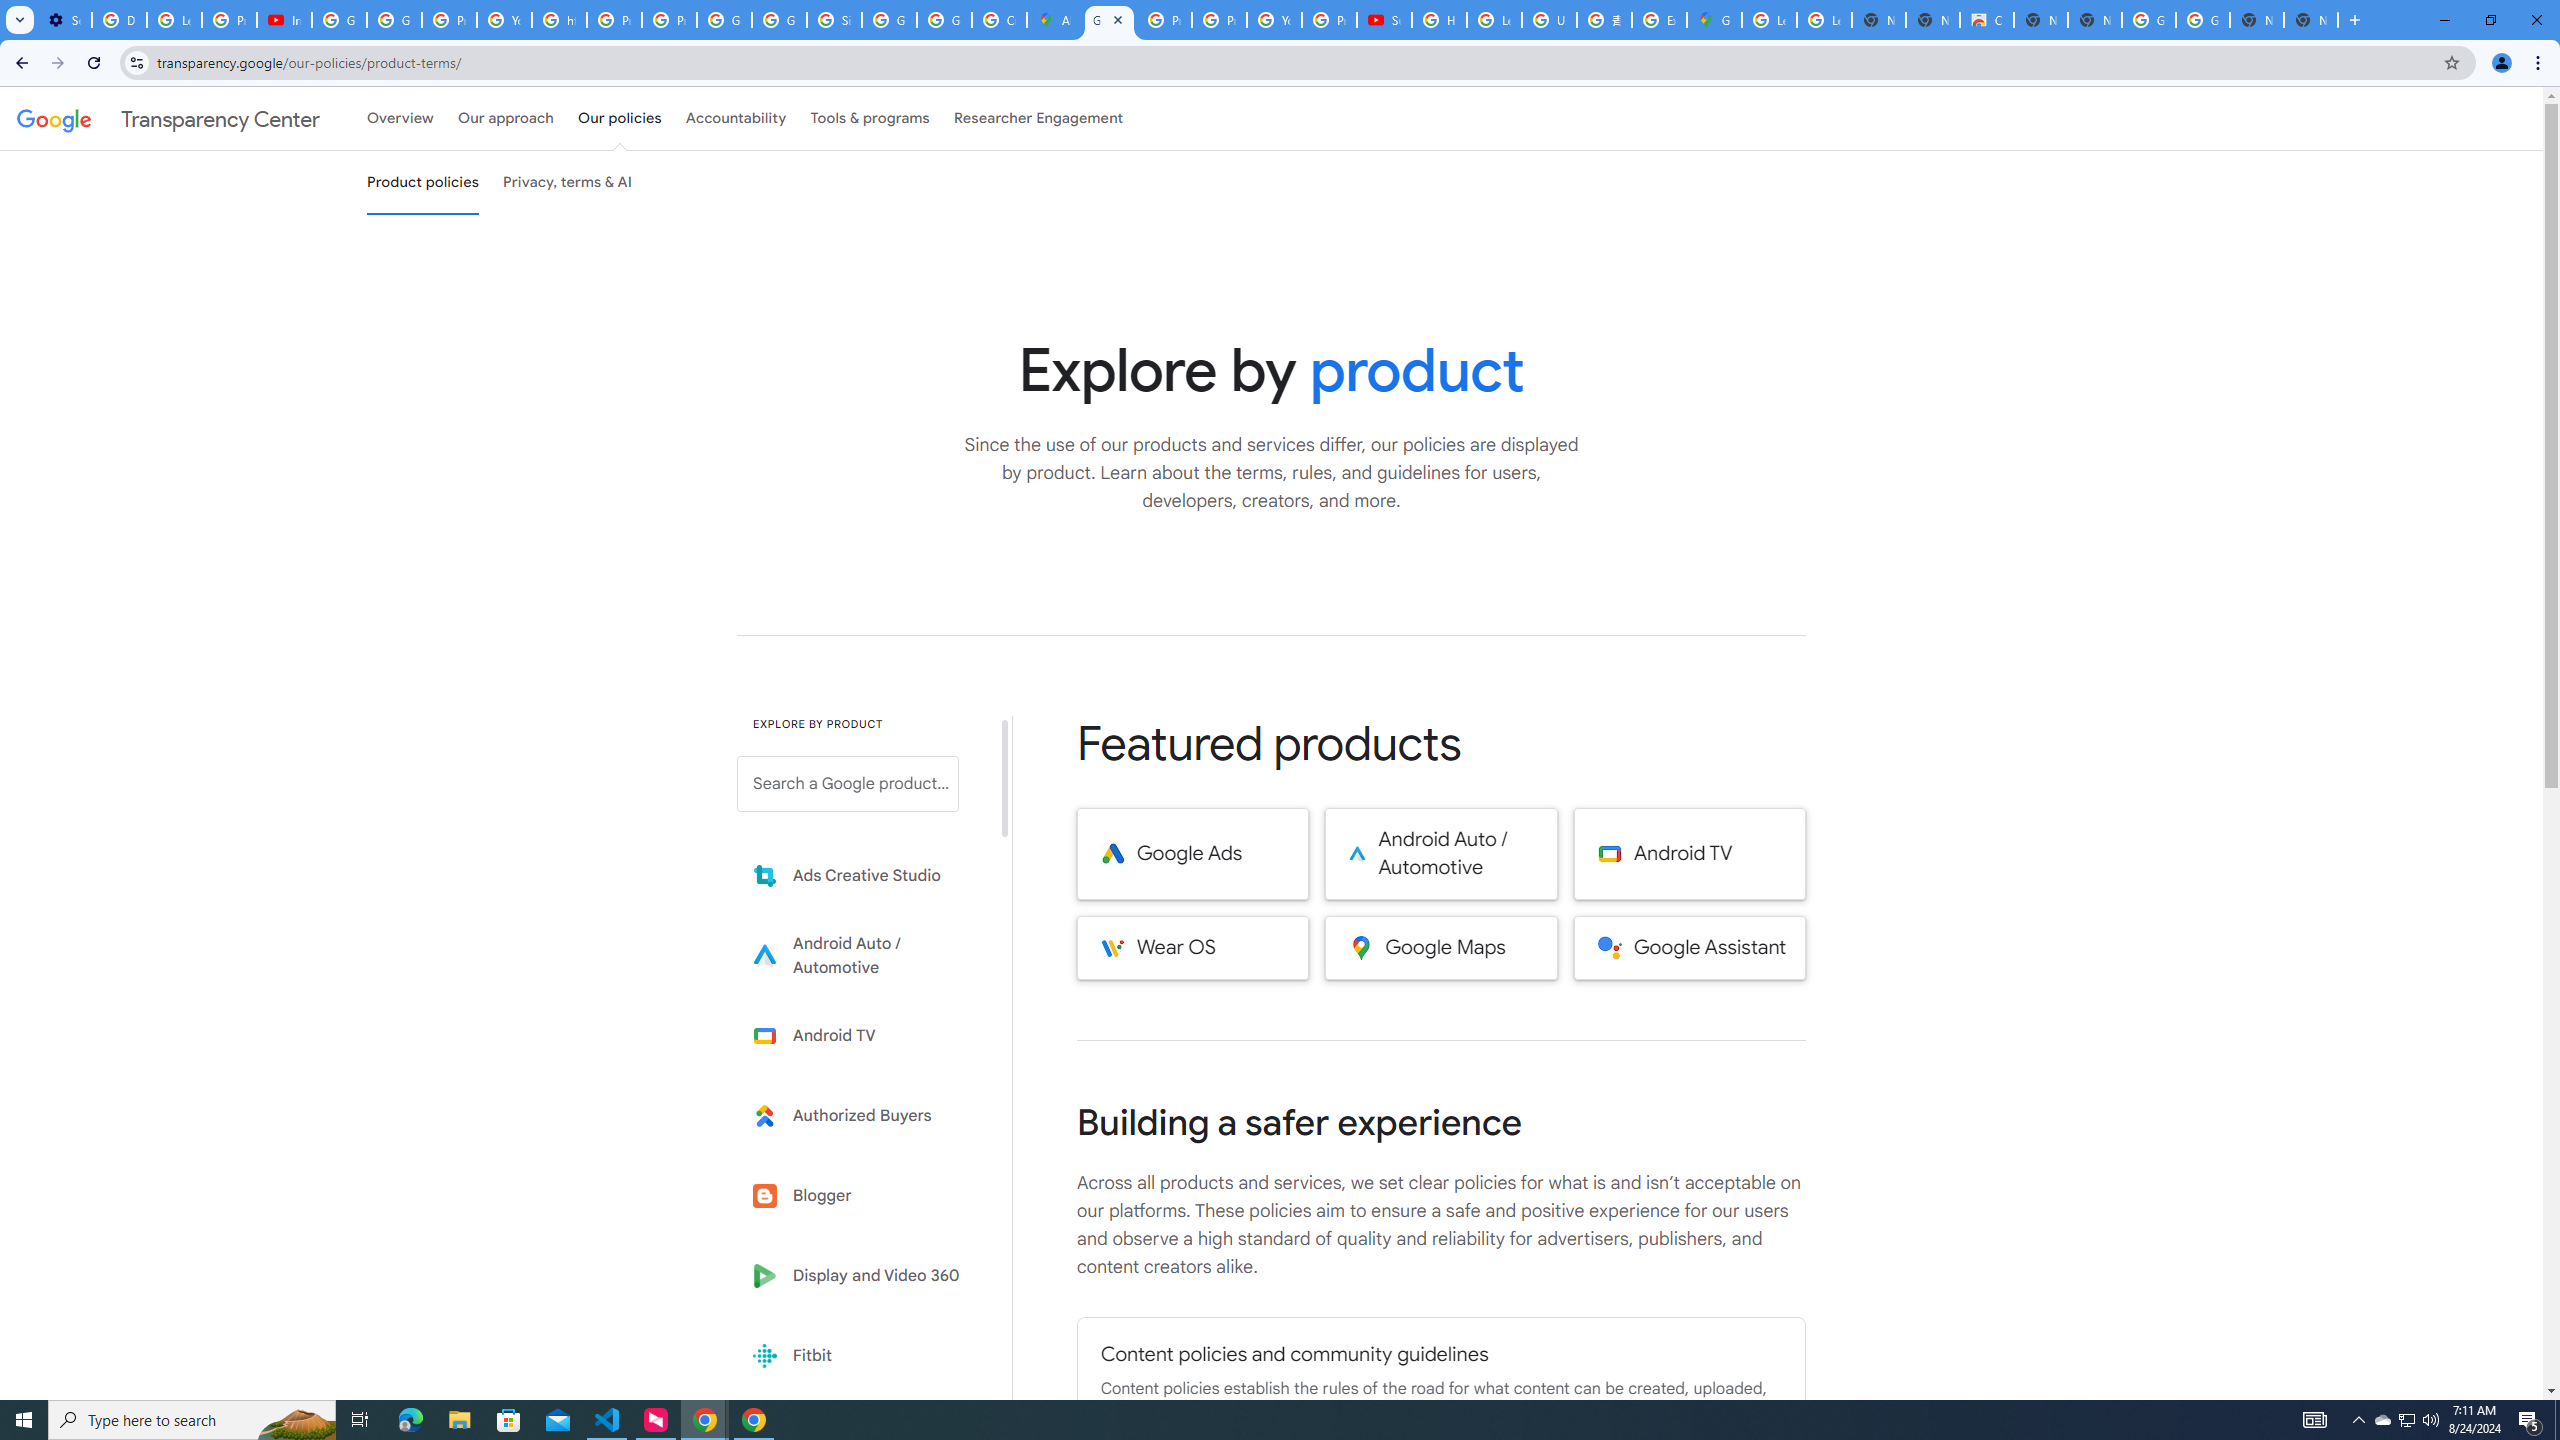  Describe the element at coordinates (735, 118) in the screenshot. I see `'Accountability'` at that location.